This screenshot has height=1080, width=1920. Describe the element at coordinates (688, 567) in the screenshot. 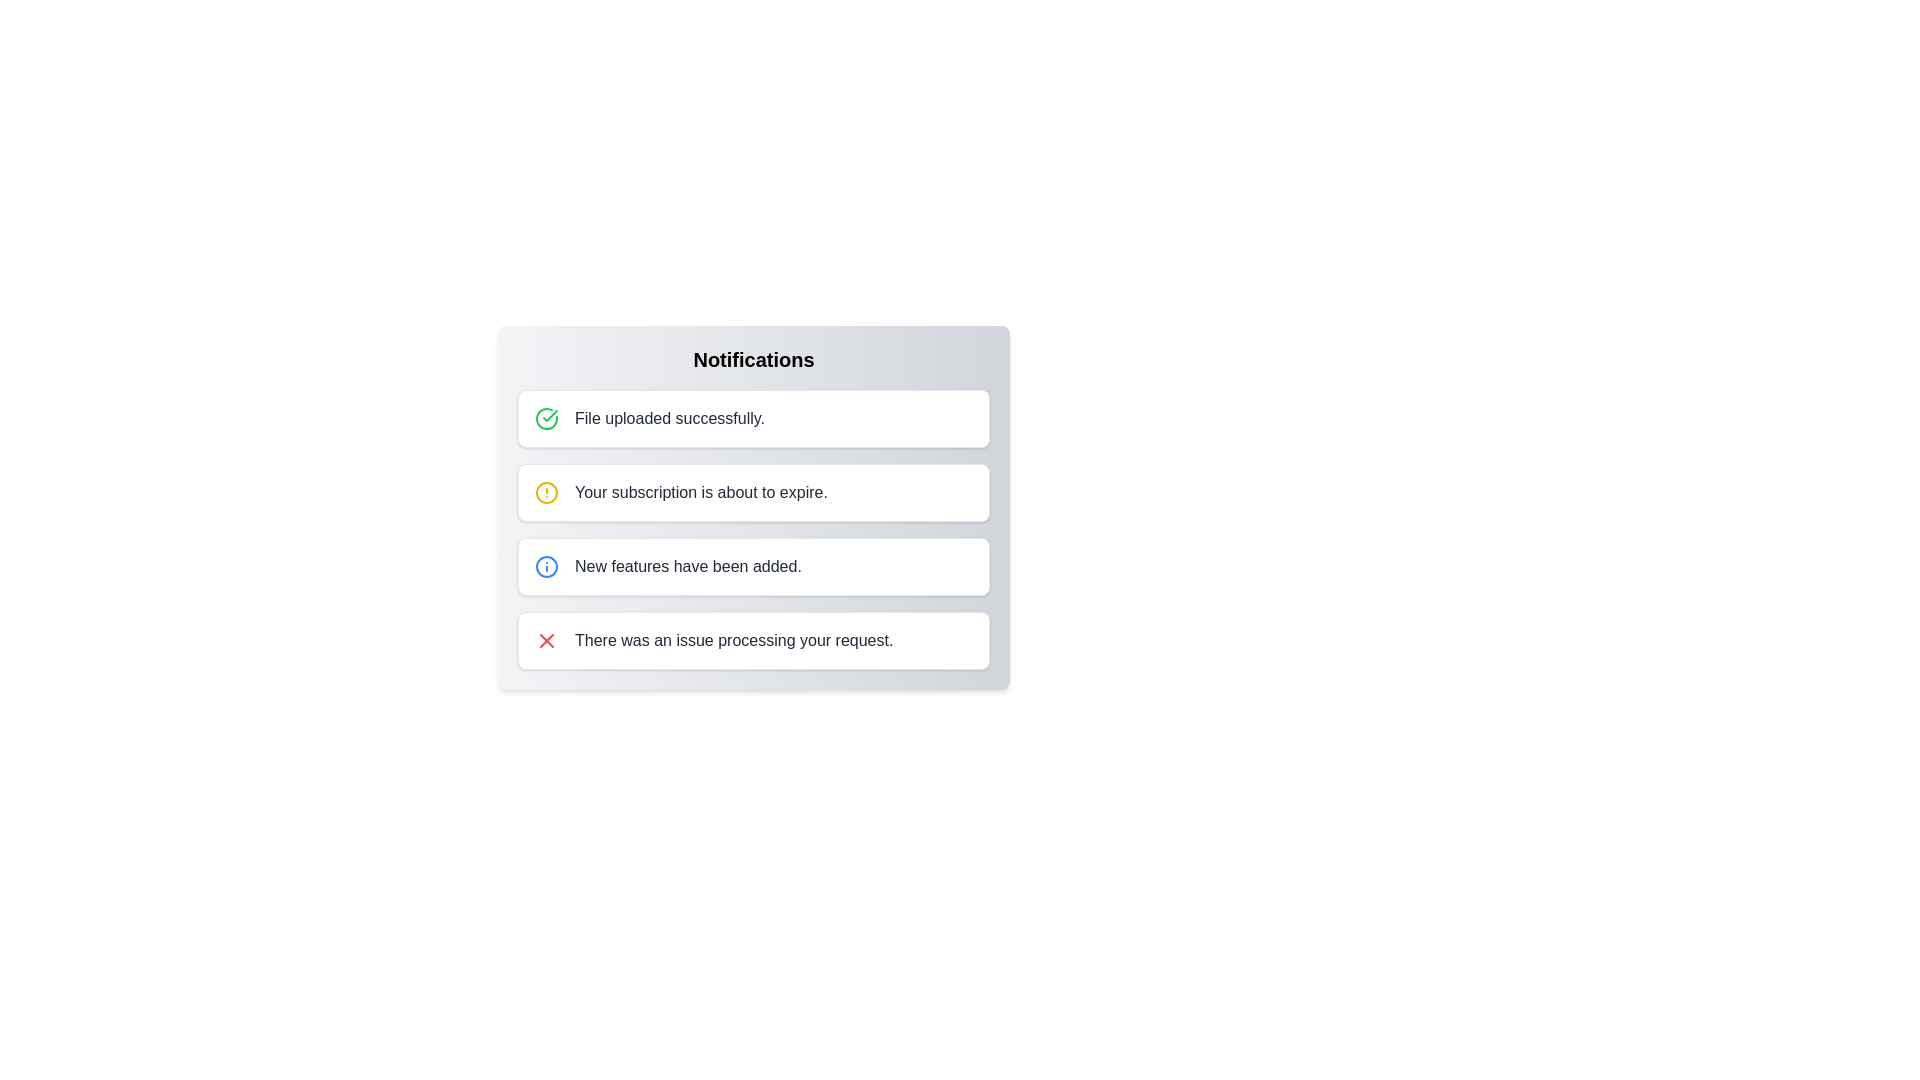

I see `text content of the third notification card in the 'Notifications' section, which has a blue icon on the left and a white background` at that location.